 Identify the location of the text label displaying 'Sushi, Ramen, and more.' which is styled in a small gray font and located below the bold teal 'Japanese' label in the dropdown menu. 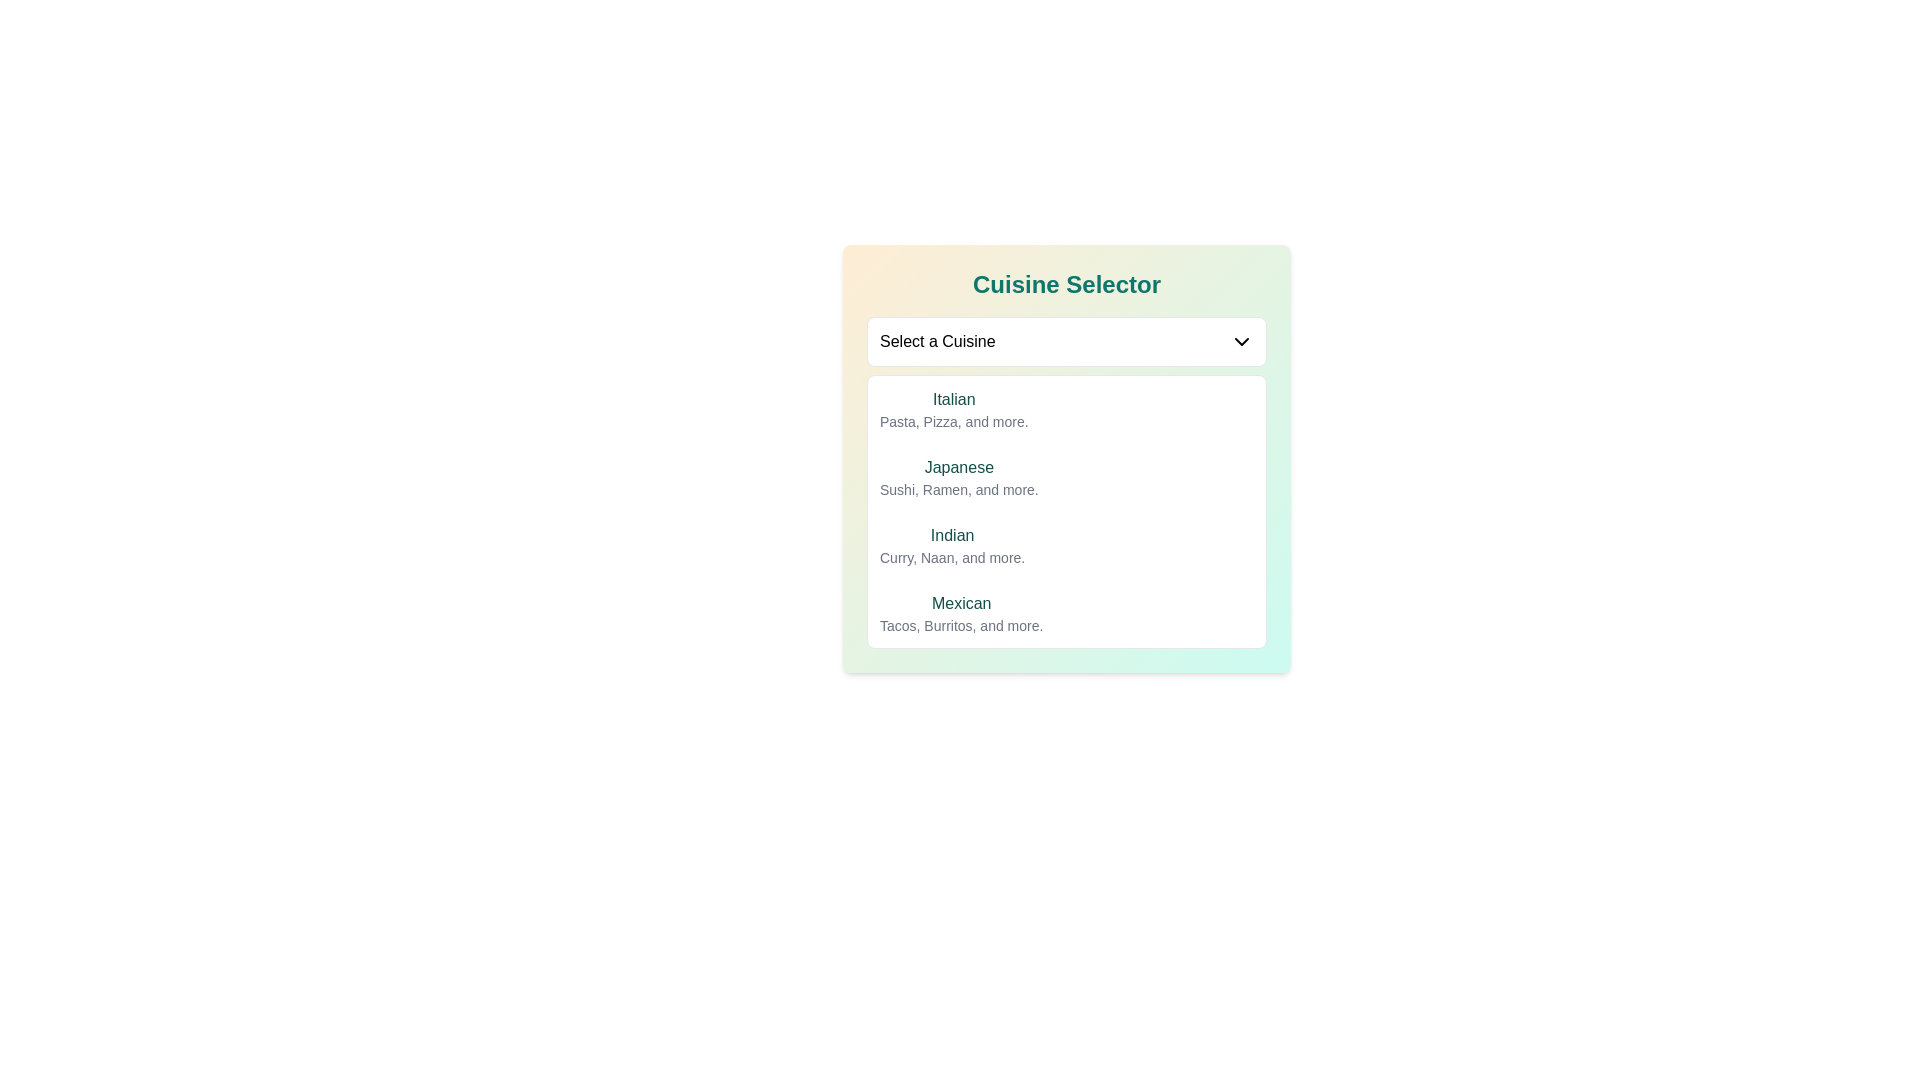
(958, 489).